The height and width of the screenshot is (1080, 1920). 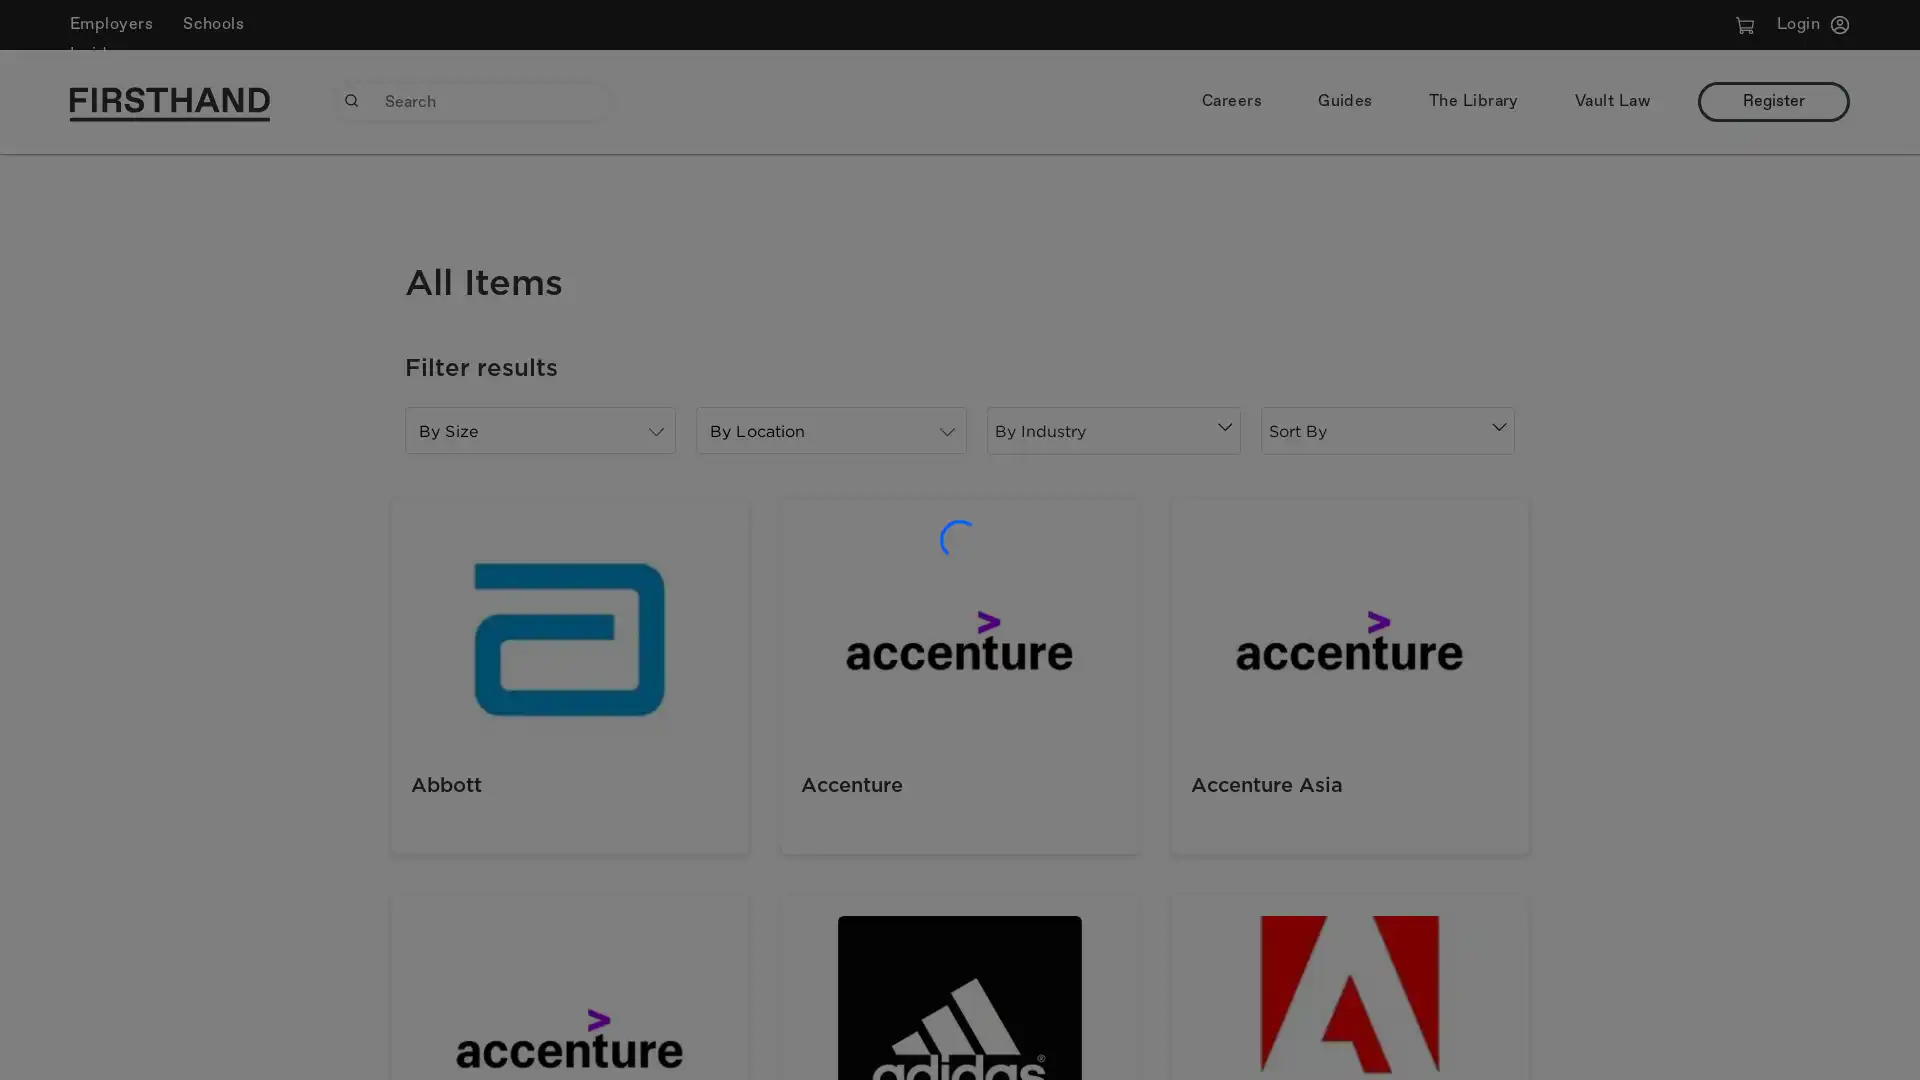 What do you see at coordinates (1112, 428) in the screenshot?
I see `By Industry` at bounding box center [1112, 428].